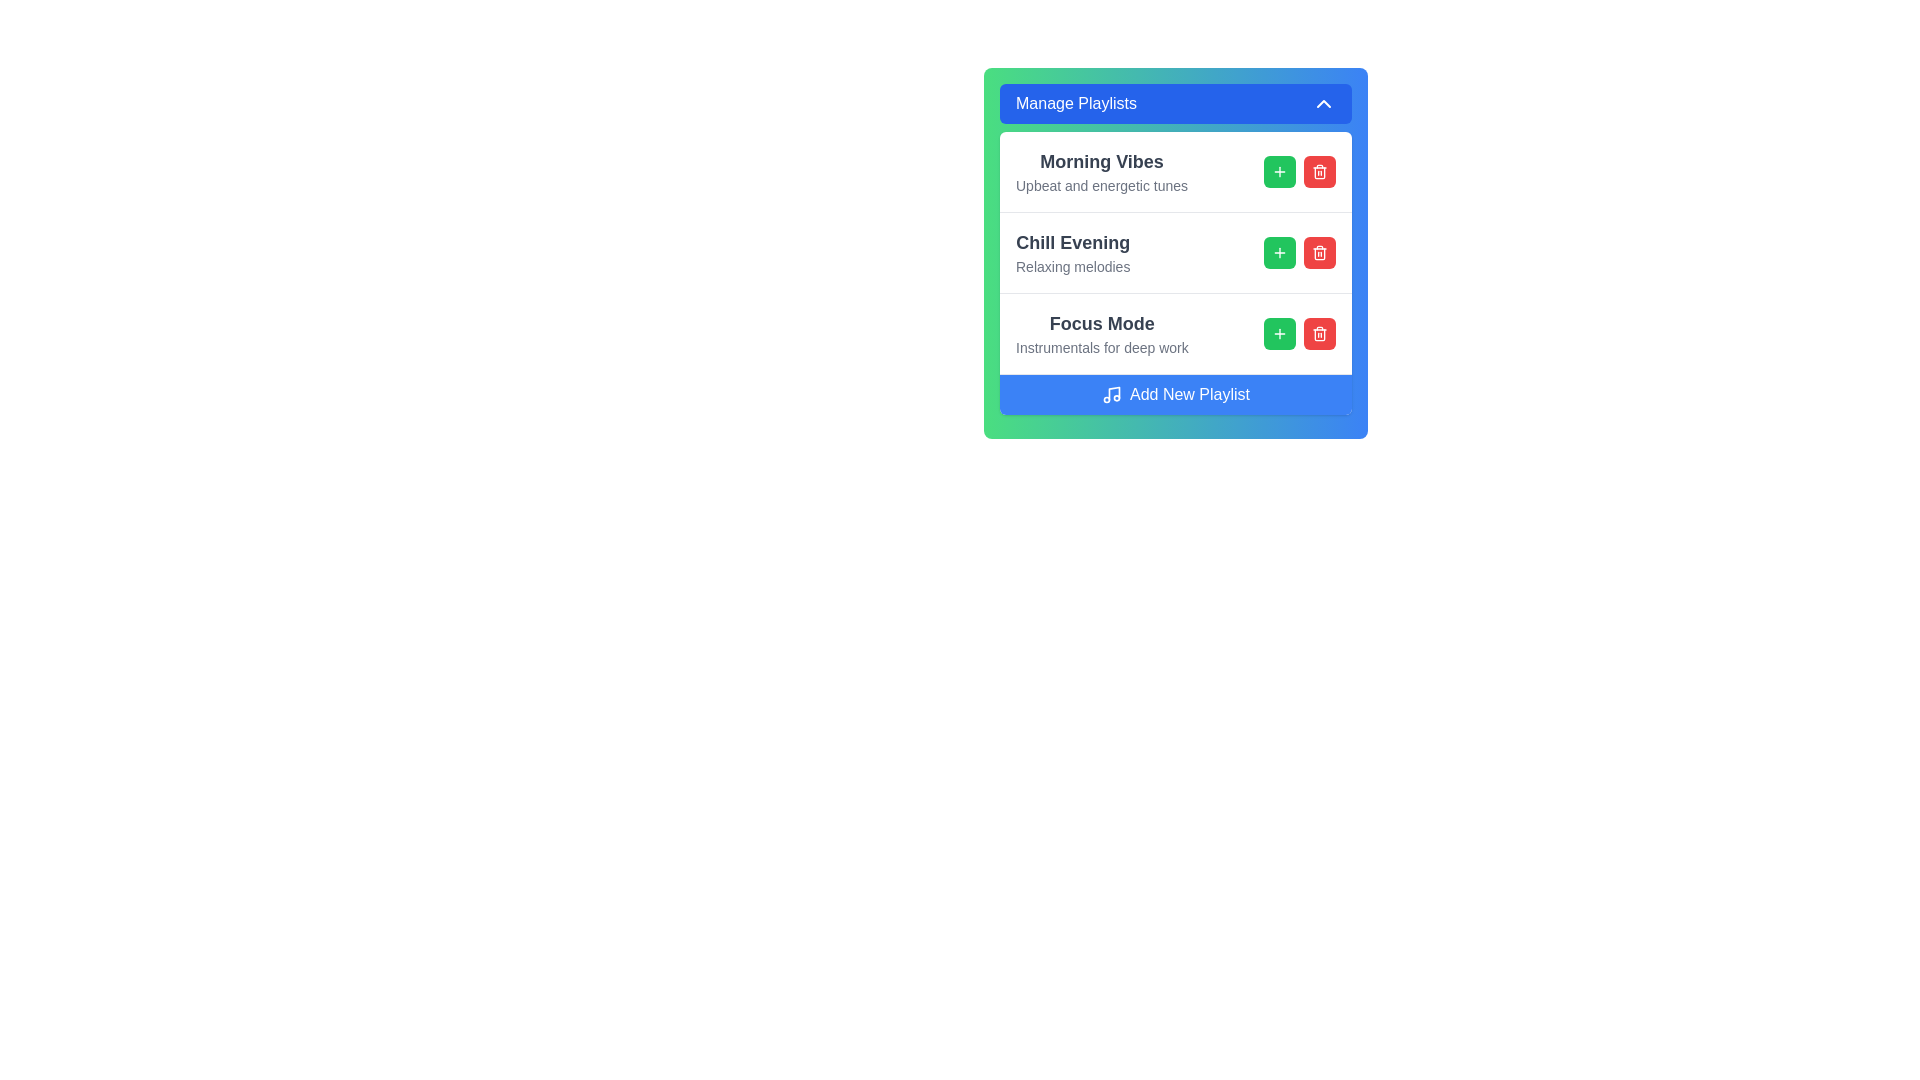 This screenshot has height=1080, width=1920. I want to click on the button next to the 'Morning Vibes' playlist, so click(1280, 171).